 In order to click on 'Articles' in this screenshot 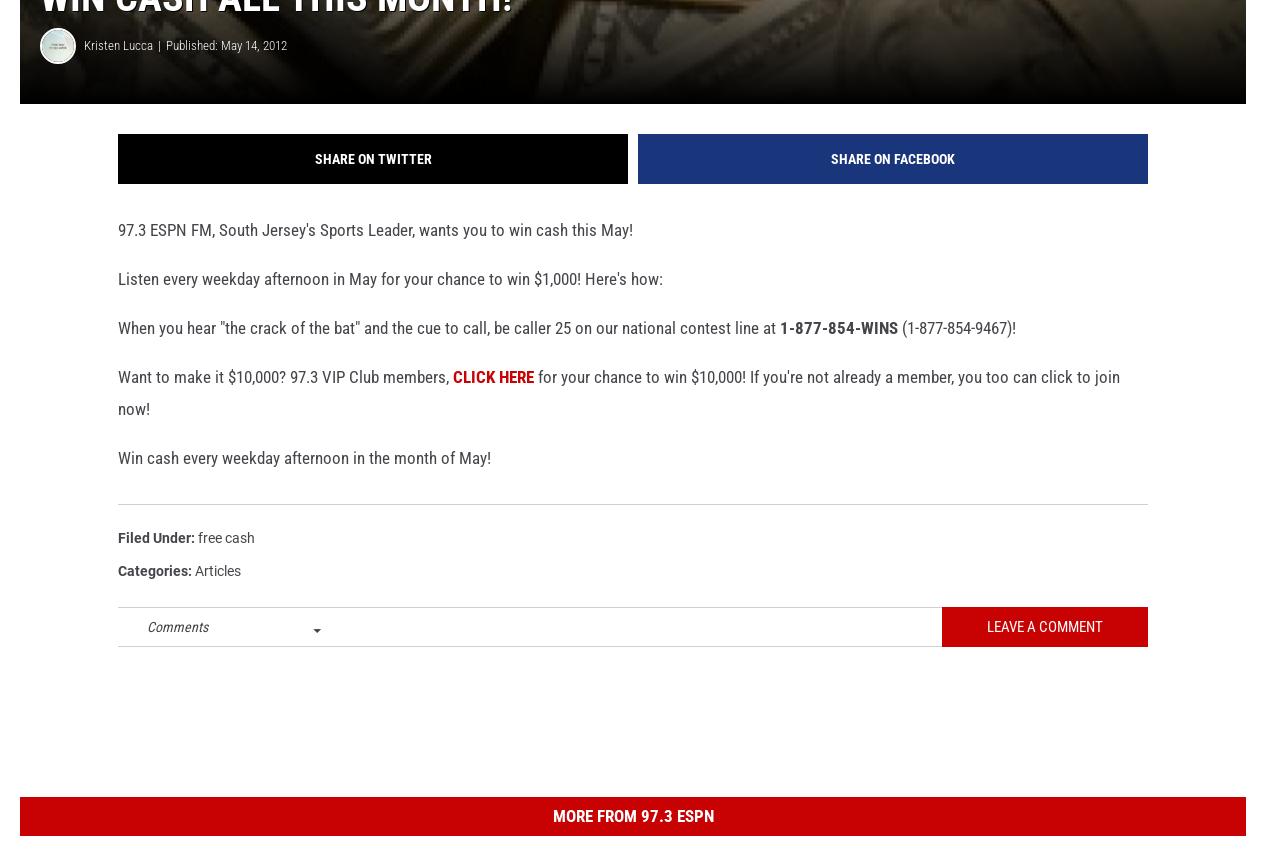, I will do `click(194, 601)`.